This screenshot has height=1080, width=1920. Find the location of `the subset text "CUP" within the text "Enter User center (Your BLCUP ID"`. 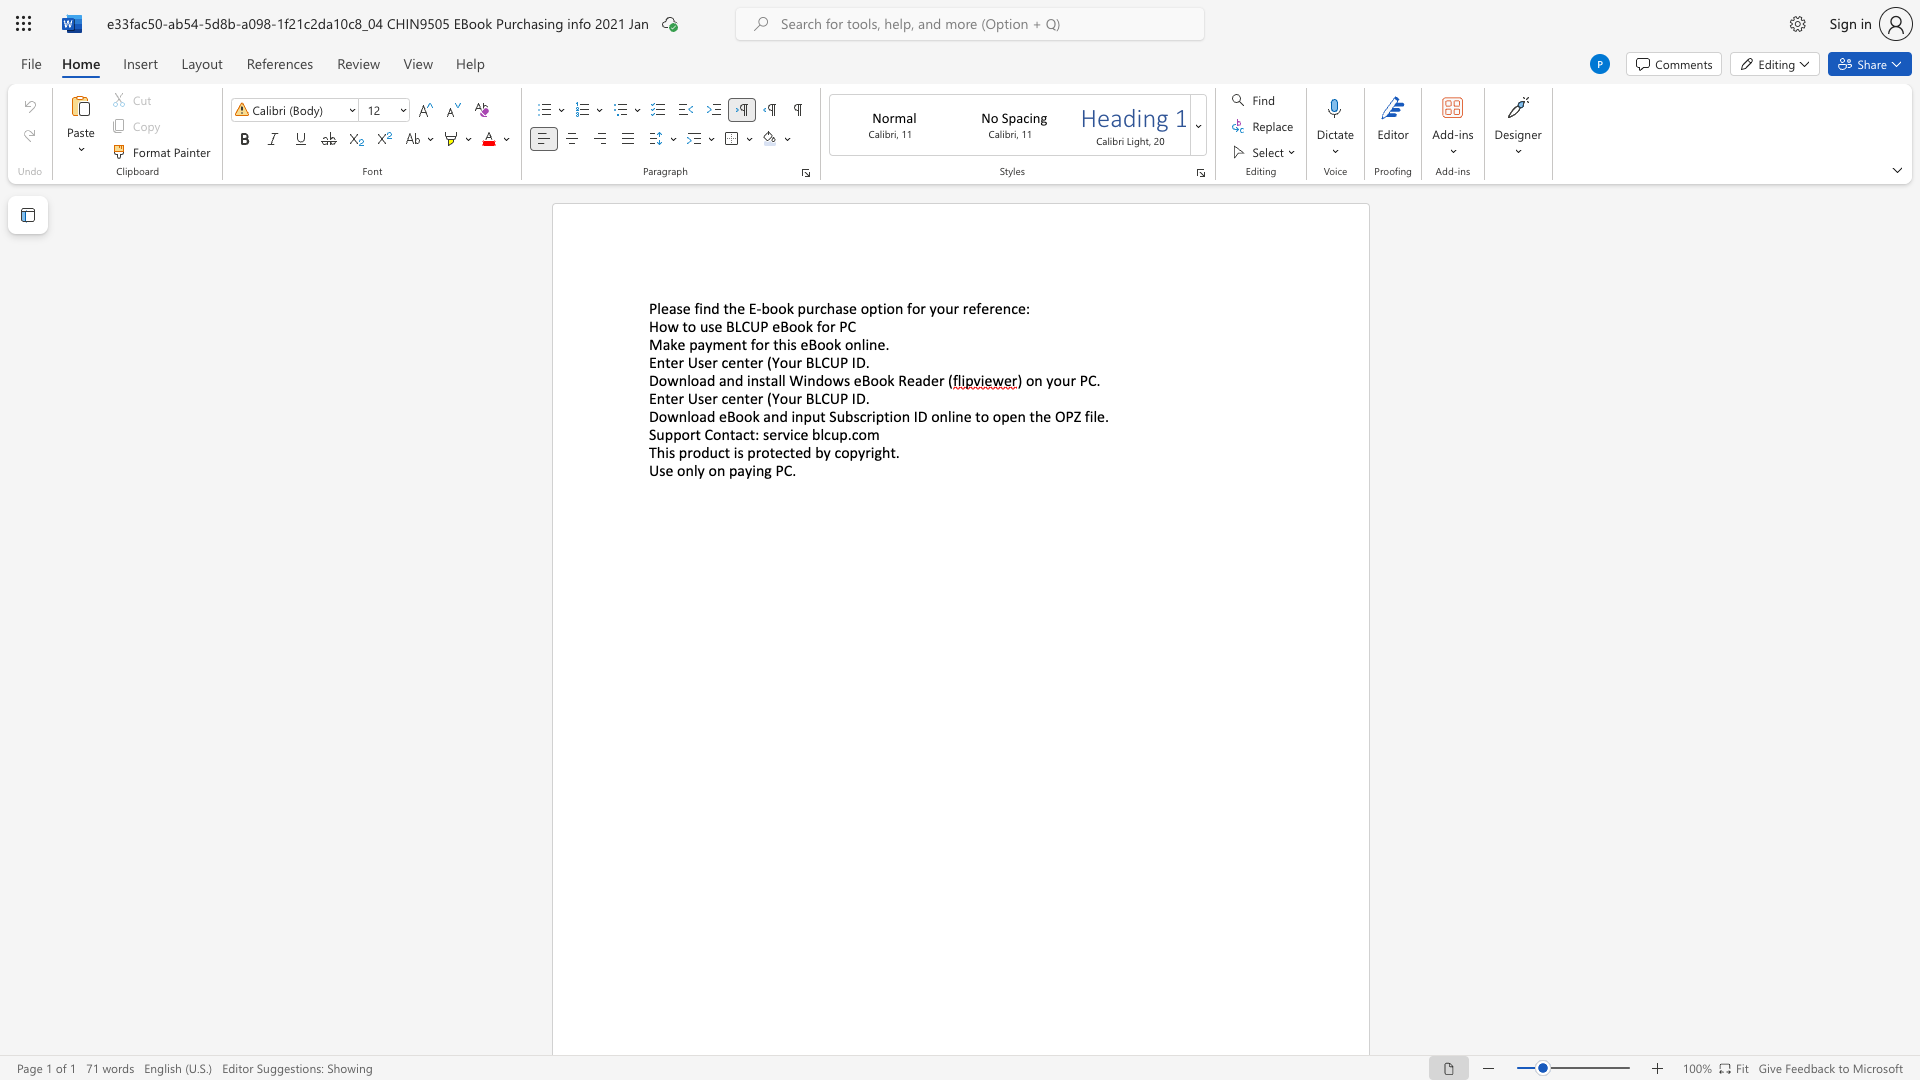

the subset text "CUP" within the text "Enter User center (Your BLCUP ID" is located at coordinates (821, 398).